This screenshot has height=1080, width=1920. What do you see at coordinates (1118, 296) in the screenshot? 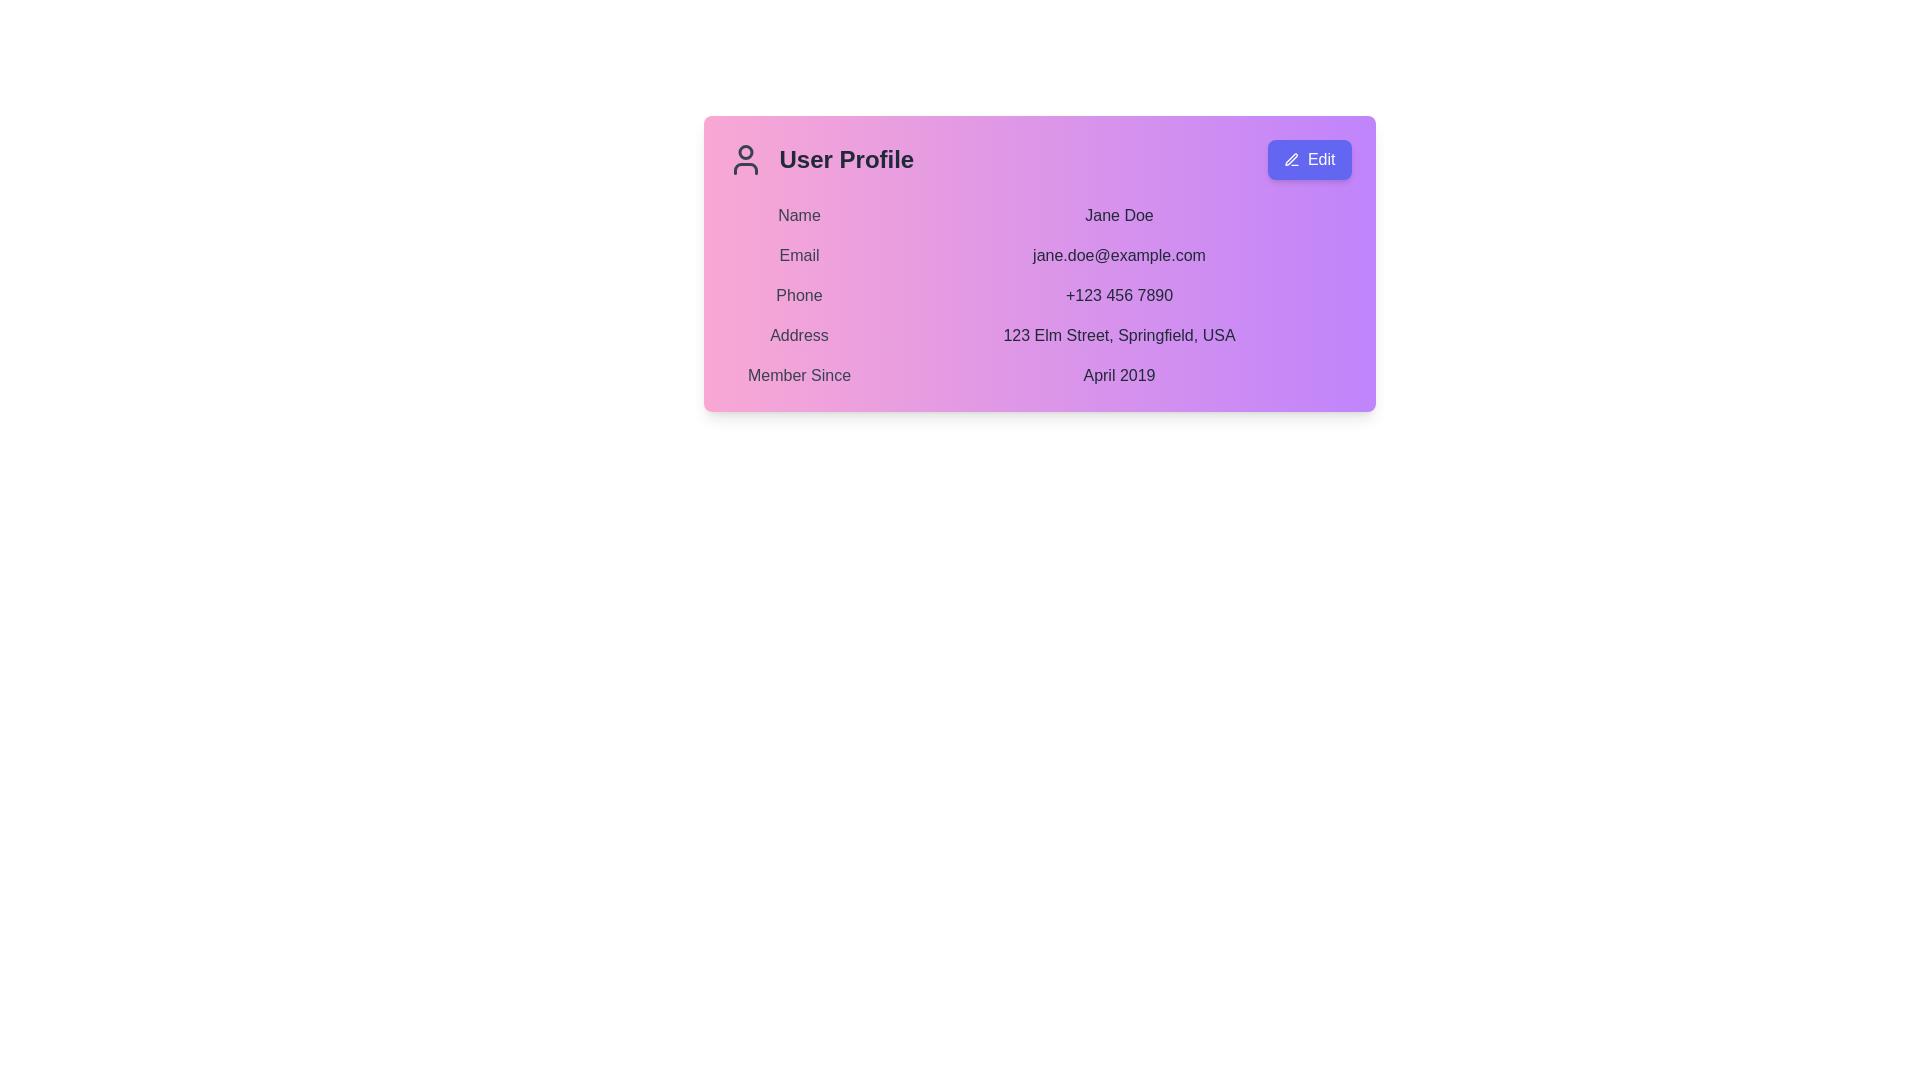
I see `the static text displaying the phone number '+123 456 7890', which is styled in black font on a gradient purple-to-pink background and positioned next to the label 'Phone'` at bounding box center [1118, 296].